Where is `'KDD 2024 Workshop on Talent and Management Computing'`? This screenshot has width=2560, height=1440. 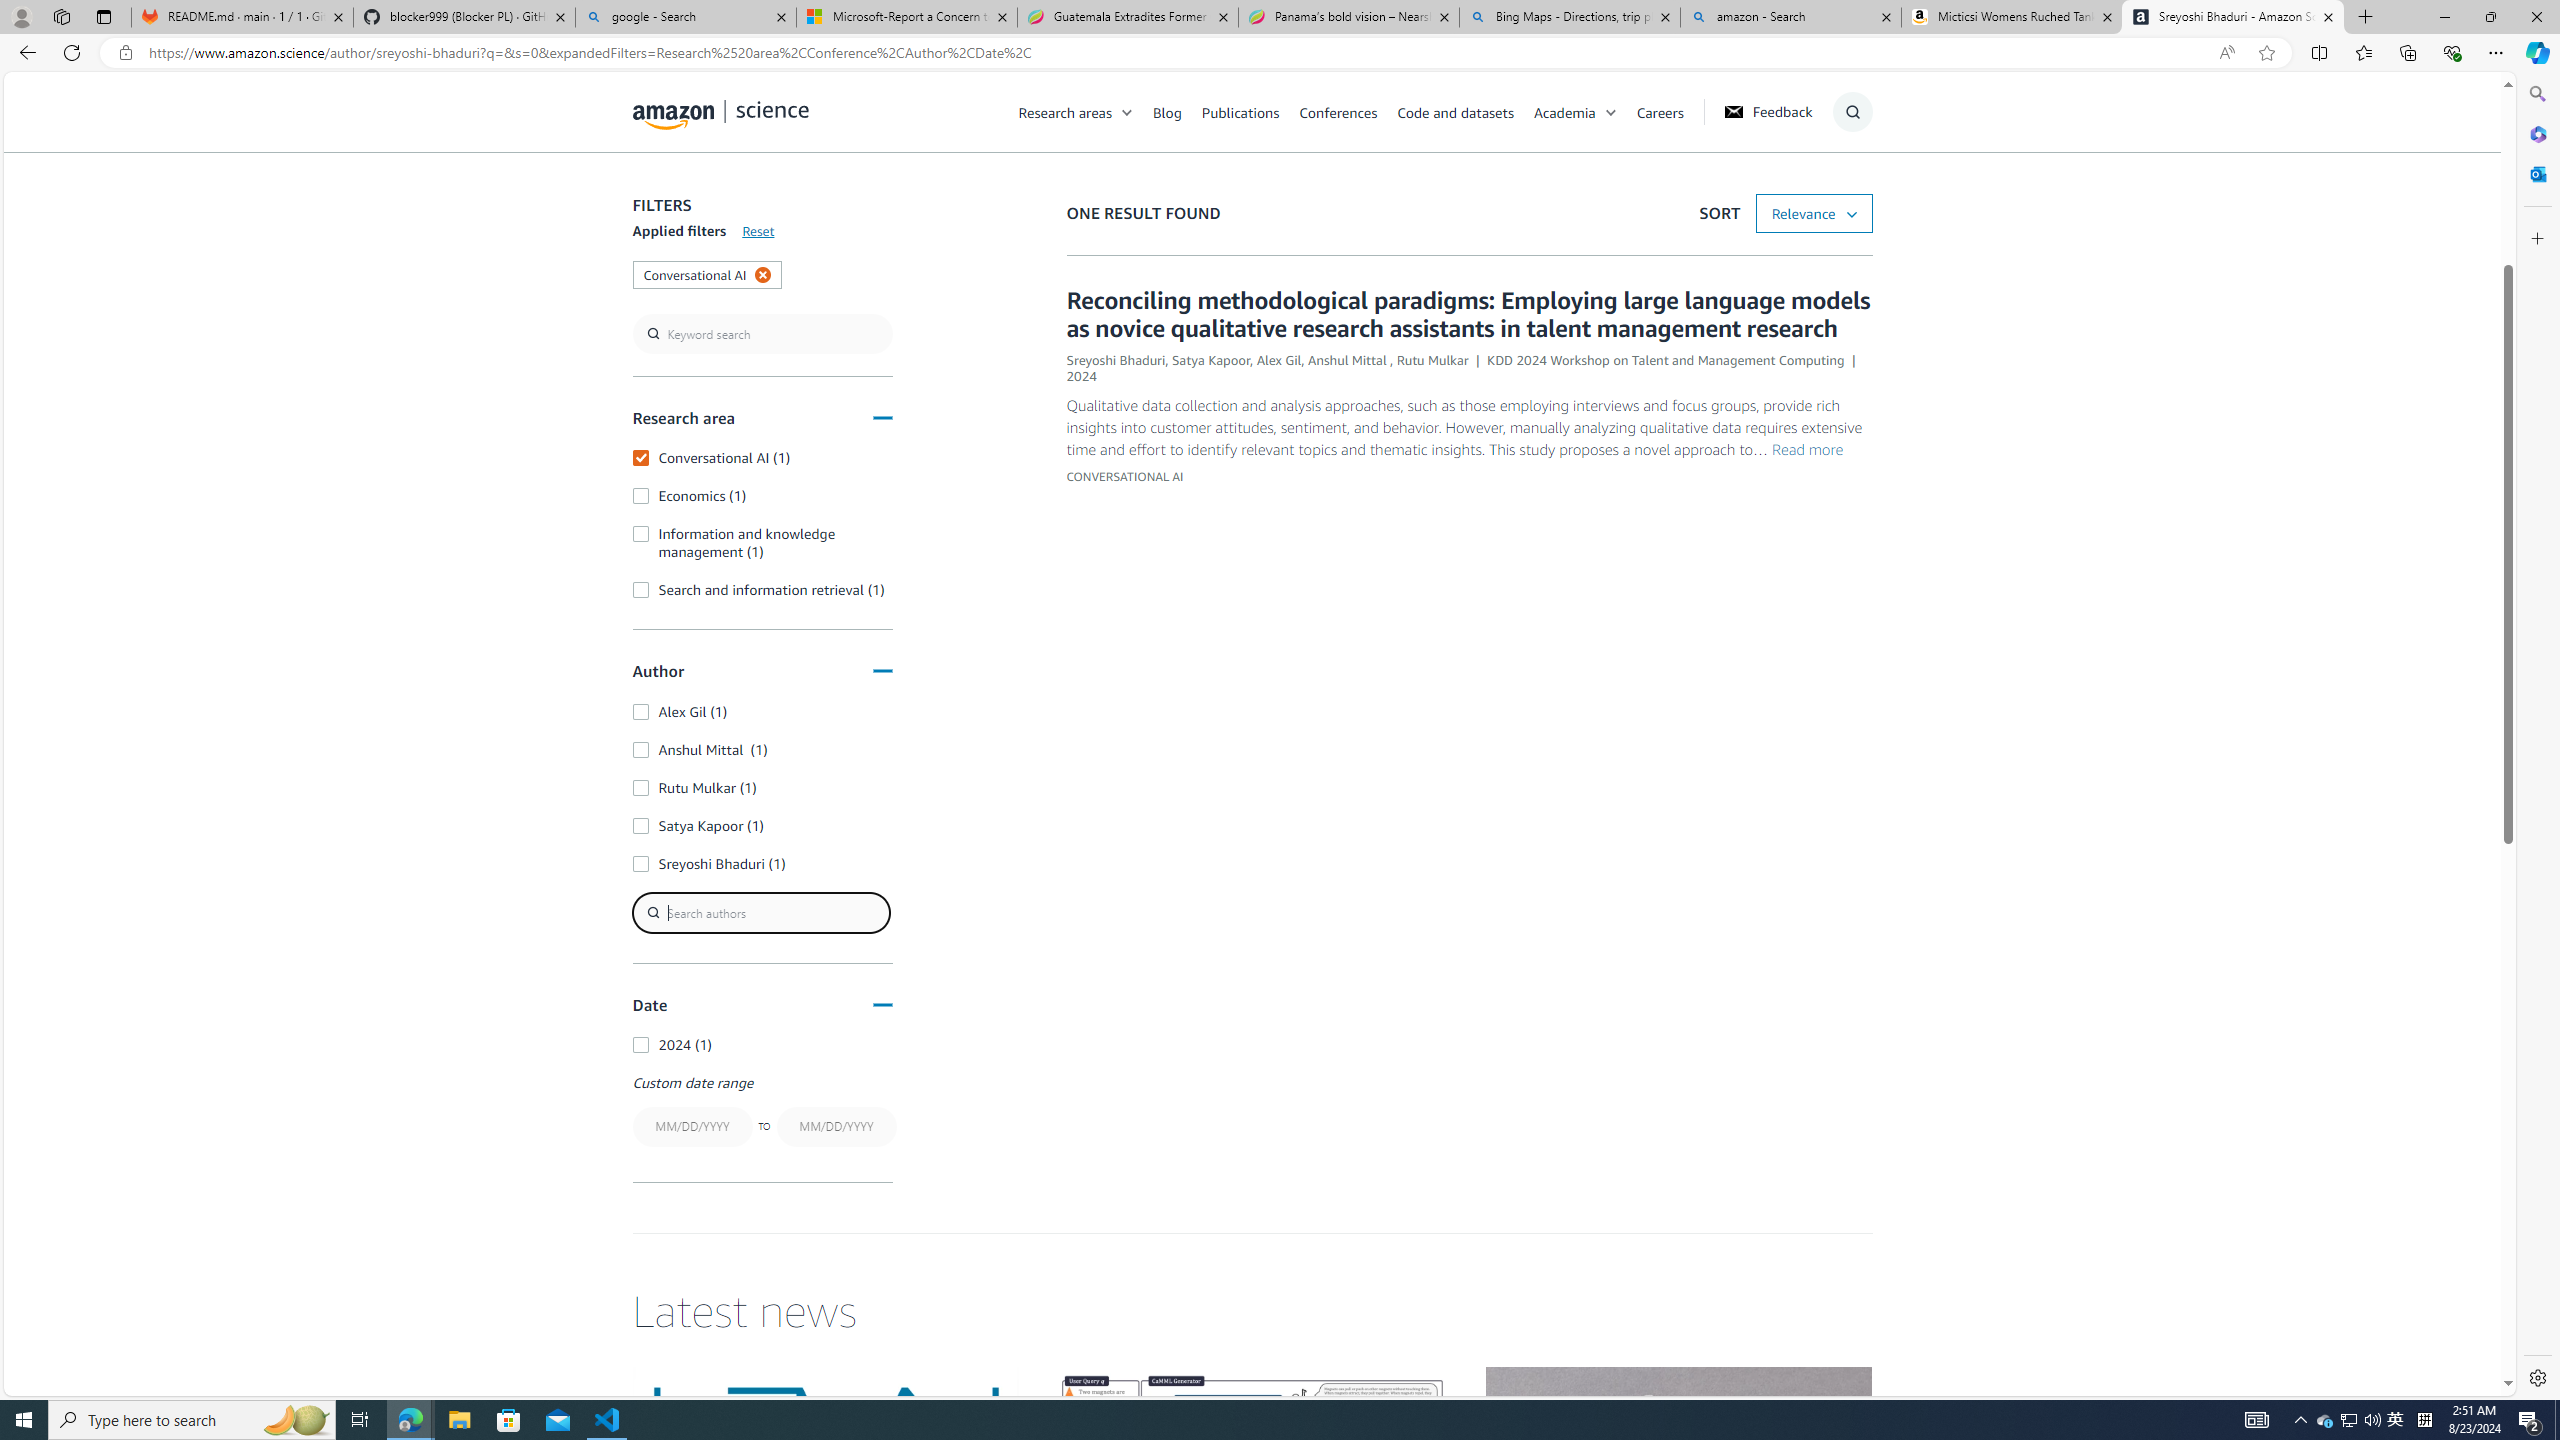
'KDD 2024 Workshop on Talent and Management Computing' is located at coordinates (1666, 360).